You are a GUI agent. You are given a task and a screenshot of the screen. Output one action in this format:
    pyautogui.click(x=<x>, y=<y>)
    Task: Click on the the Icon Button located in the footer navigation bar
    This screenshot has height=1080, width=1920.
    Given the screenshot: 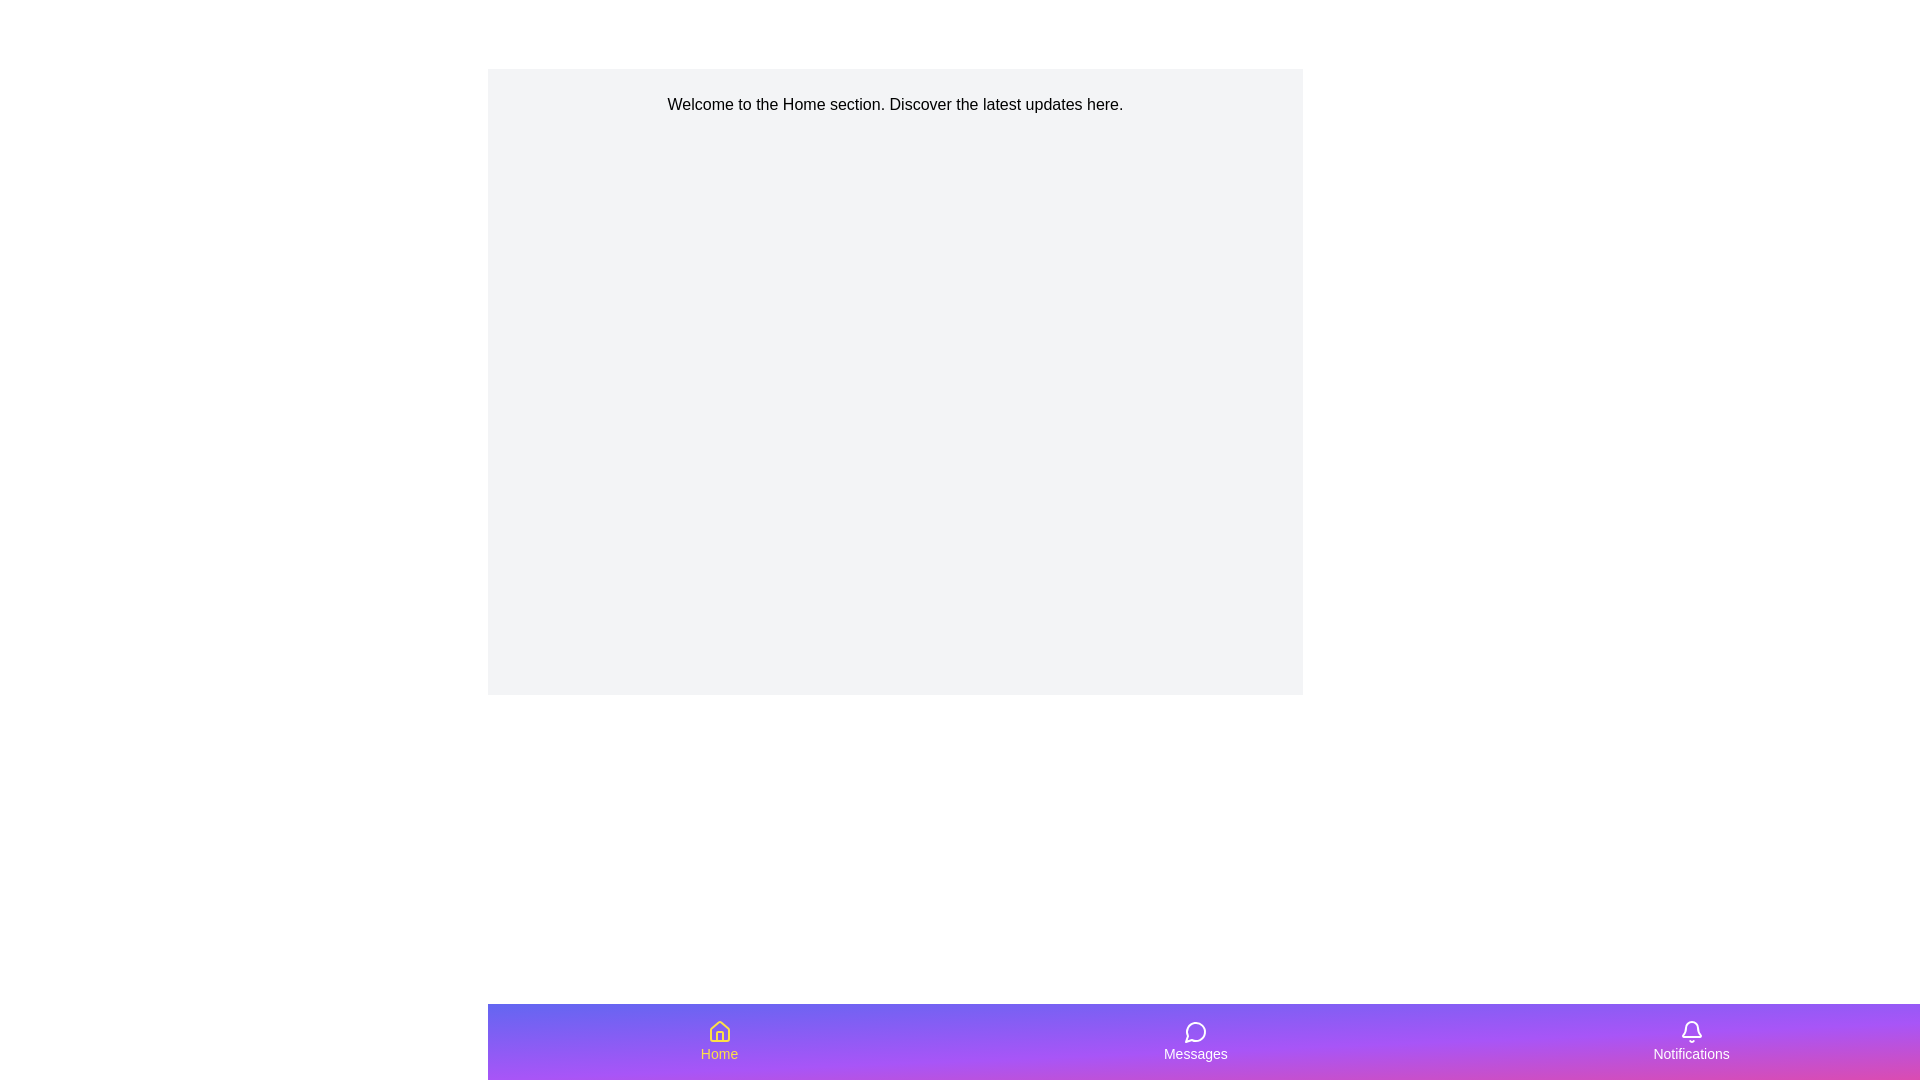 What is the action you would take?
    pyautogui.click(x=1195, y=1032)
    